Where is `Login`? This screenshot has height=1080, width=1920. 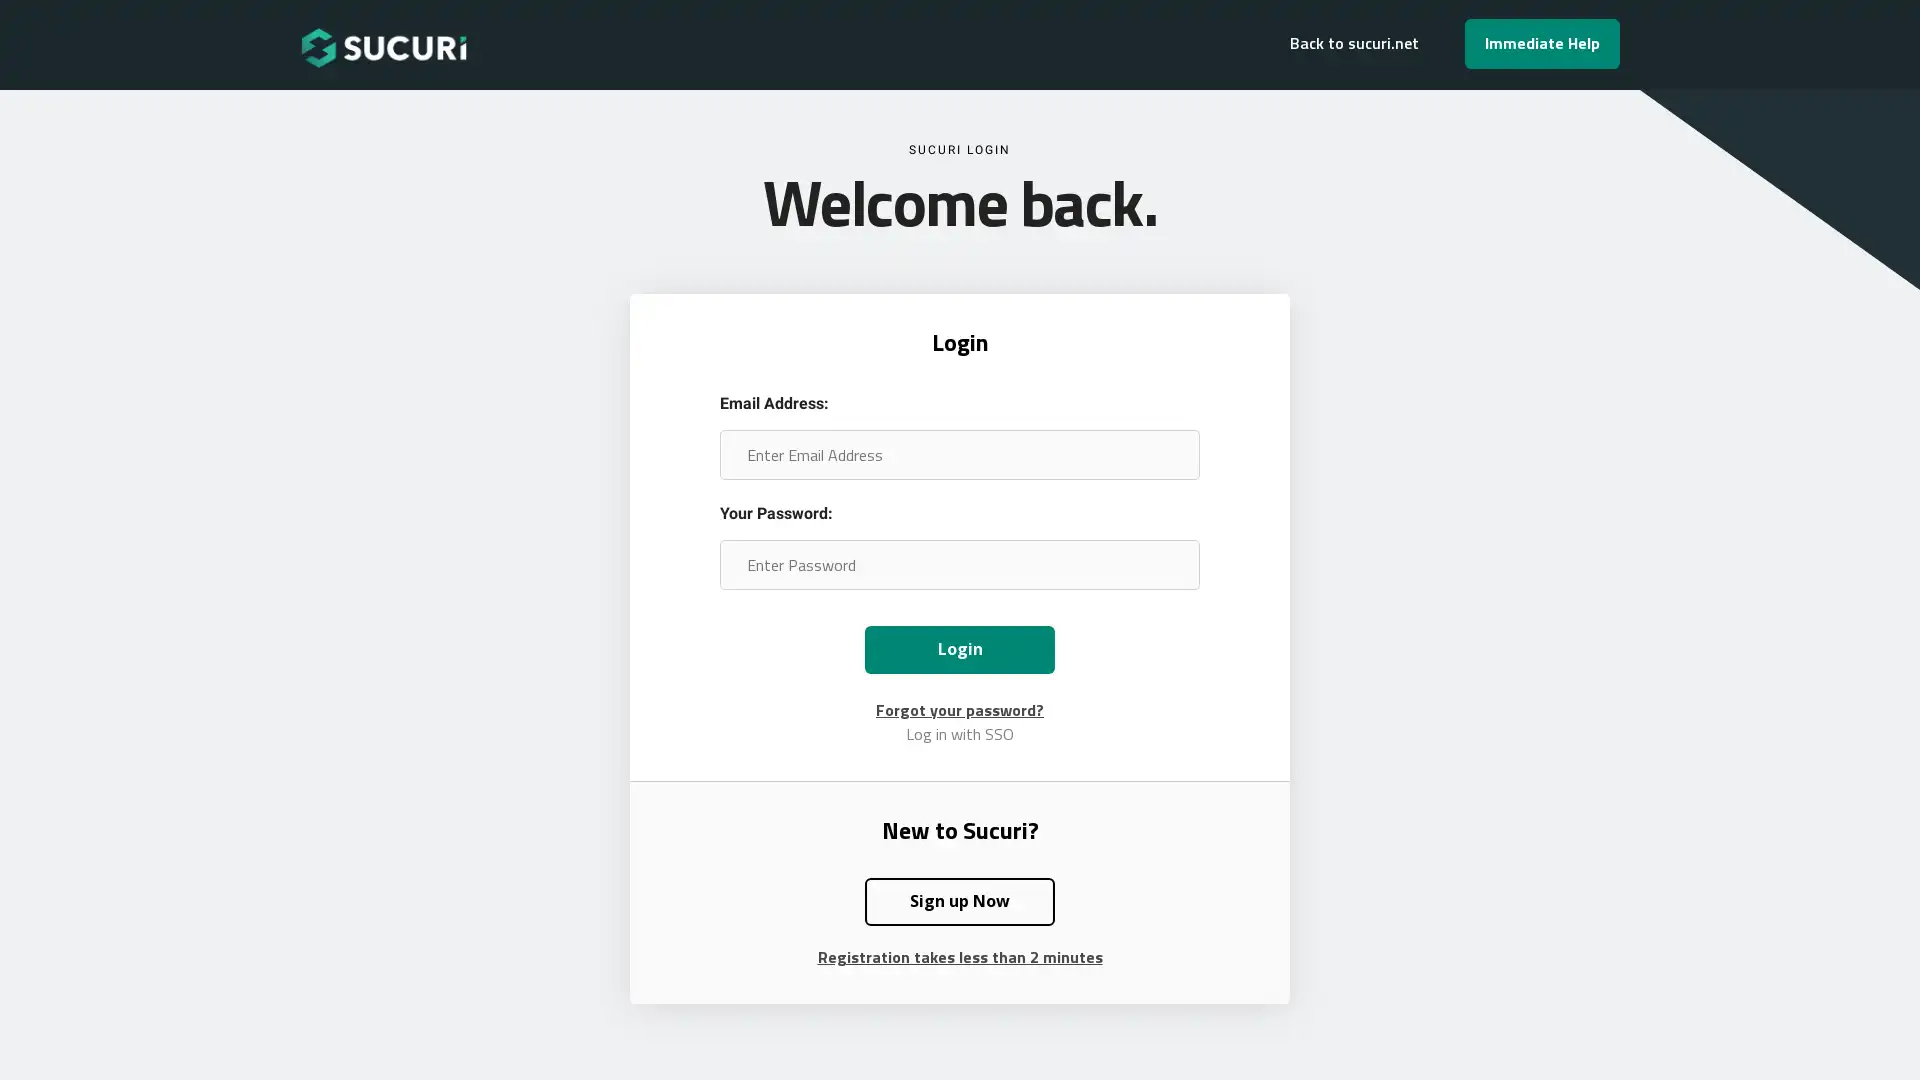 Login is located at coordinates (960, 650).